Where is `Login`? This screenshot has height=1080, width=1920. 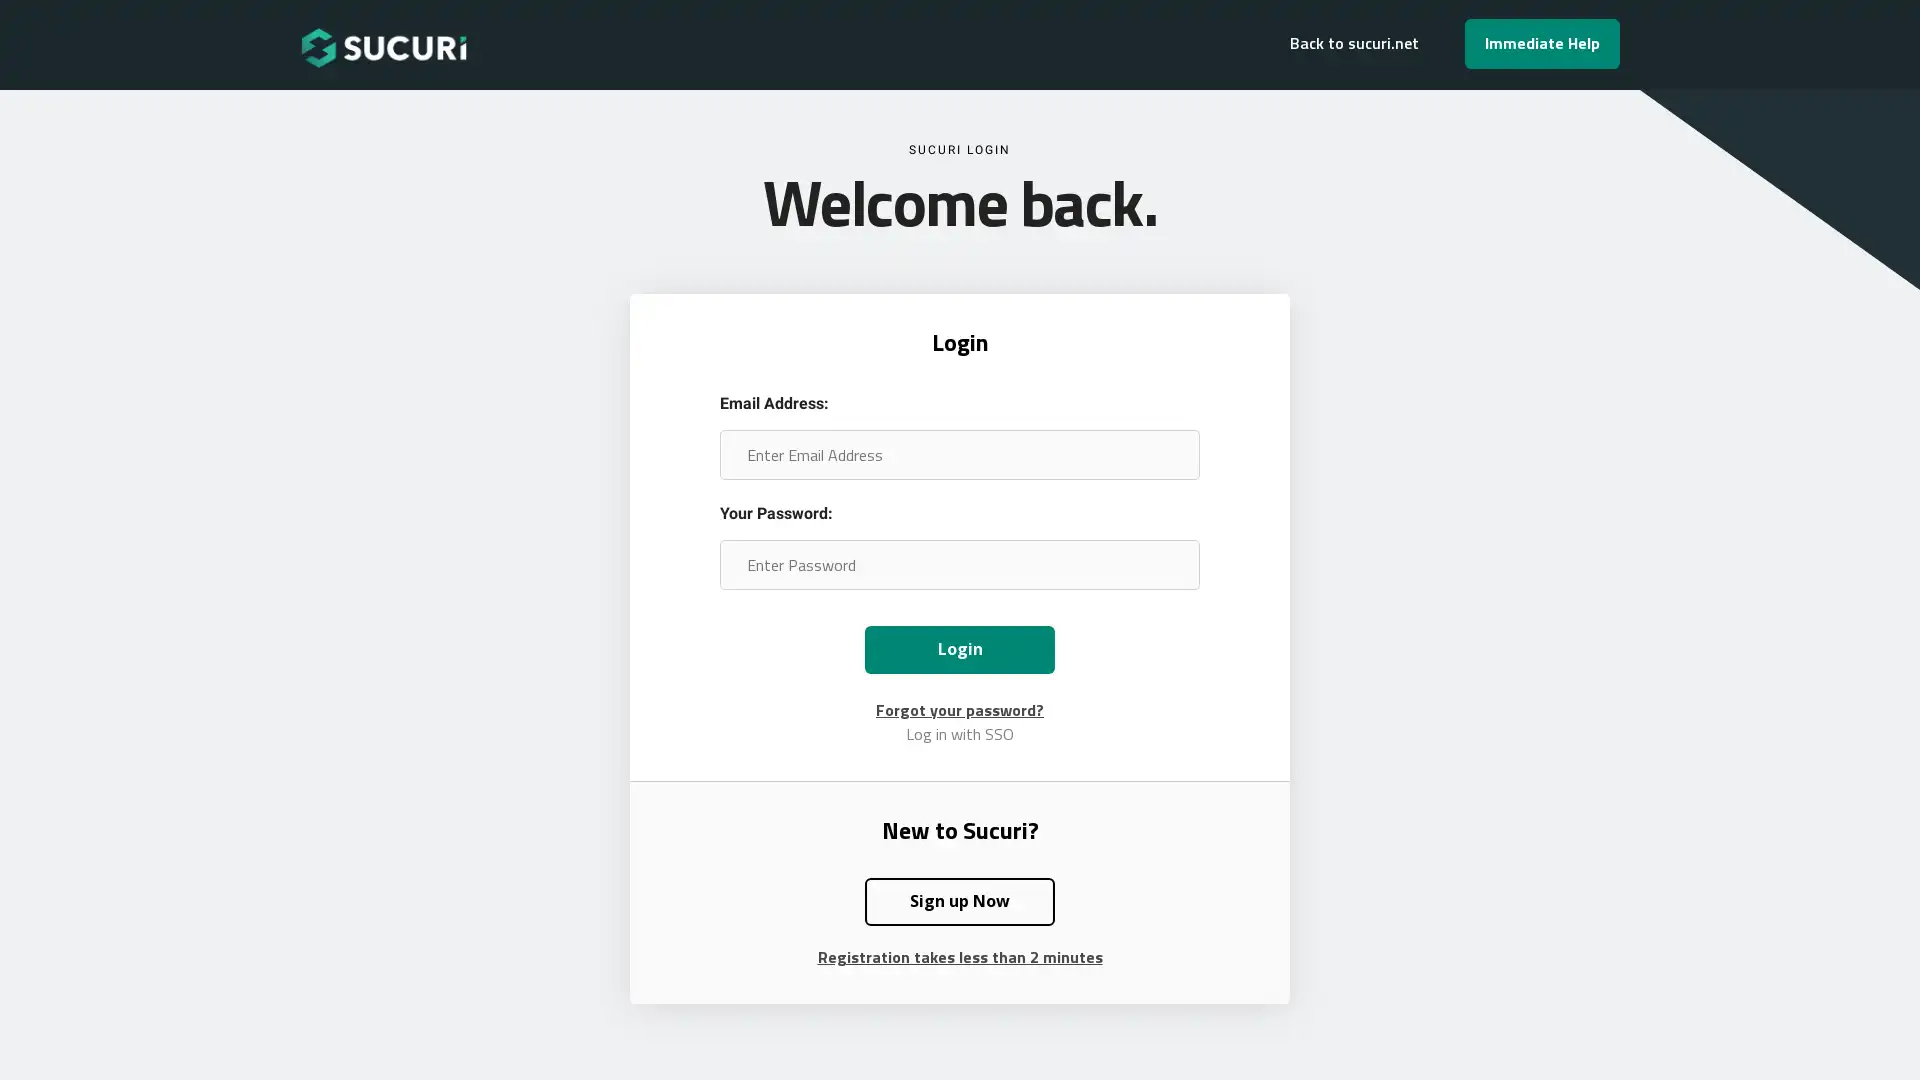 Login is located at coordinates (960, 650).